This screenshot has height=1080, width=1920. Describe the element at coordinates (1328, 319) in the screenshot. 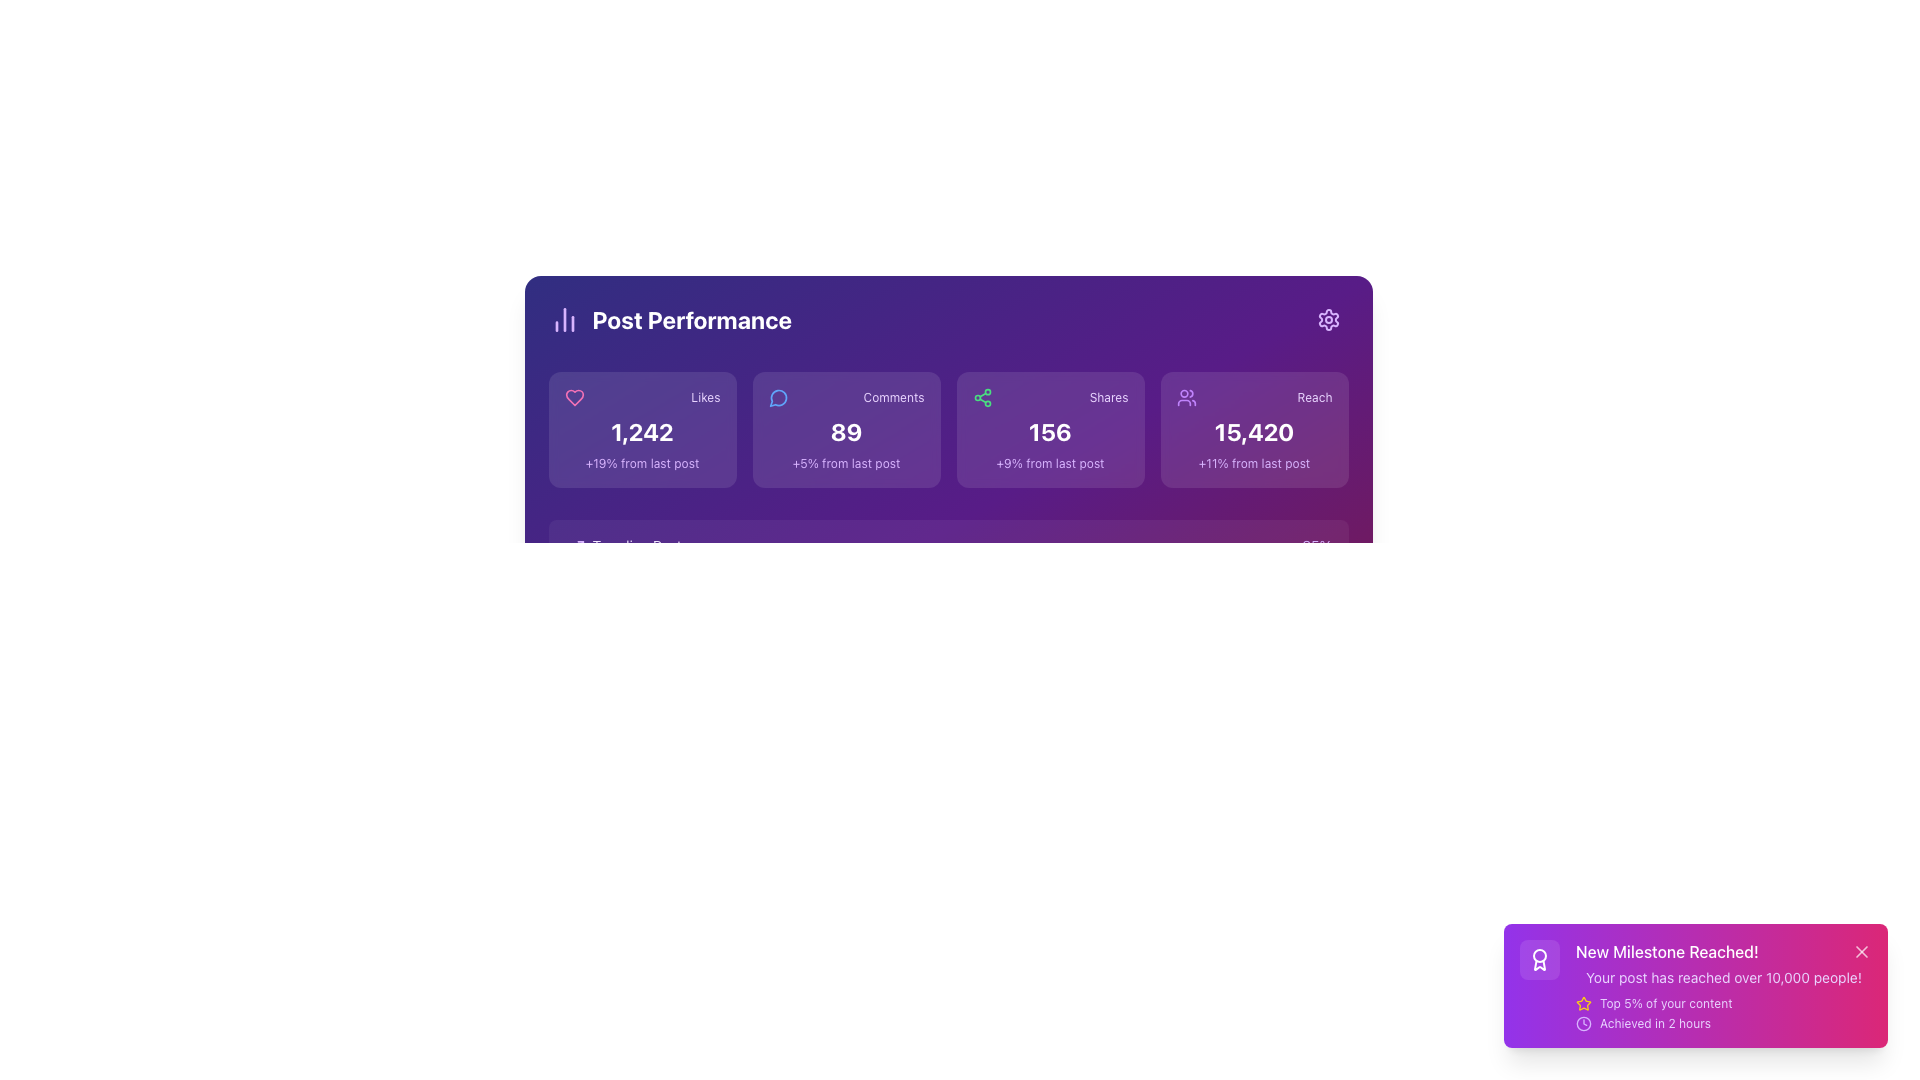

I see `the interactive settings icon, a small gear-like icon located at the top-right corner of the 'Post Performance' section` at that location.